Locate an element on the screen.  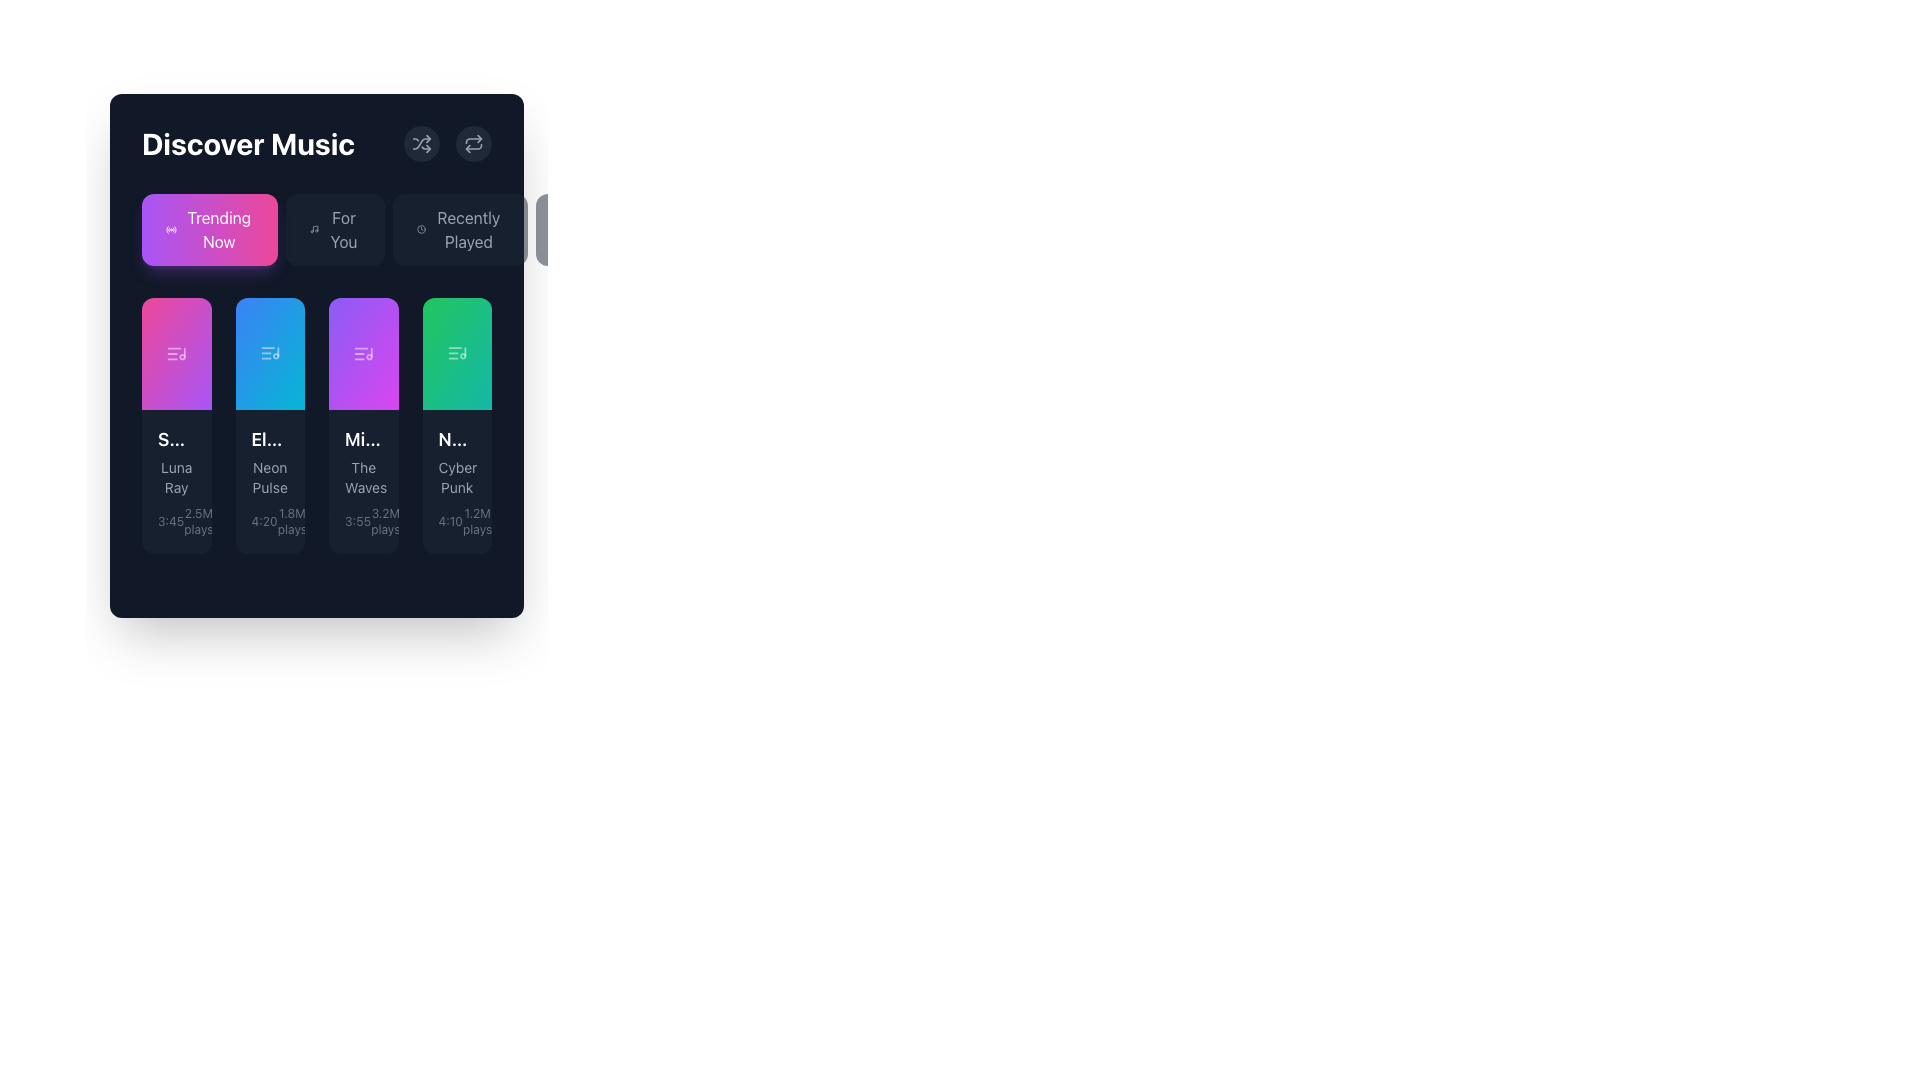
the first ListItem displaying detailed information about a music track in the 'Trending Now' section is located at coordinates (176, 482).